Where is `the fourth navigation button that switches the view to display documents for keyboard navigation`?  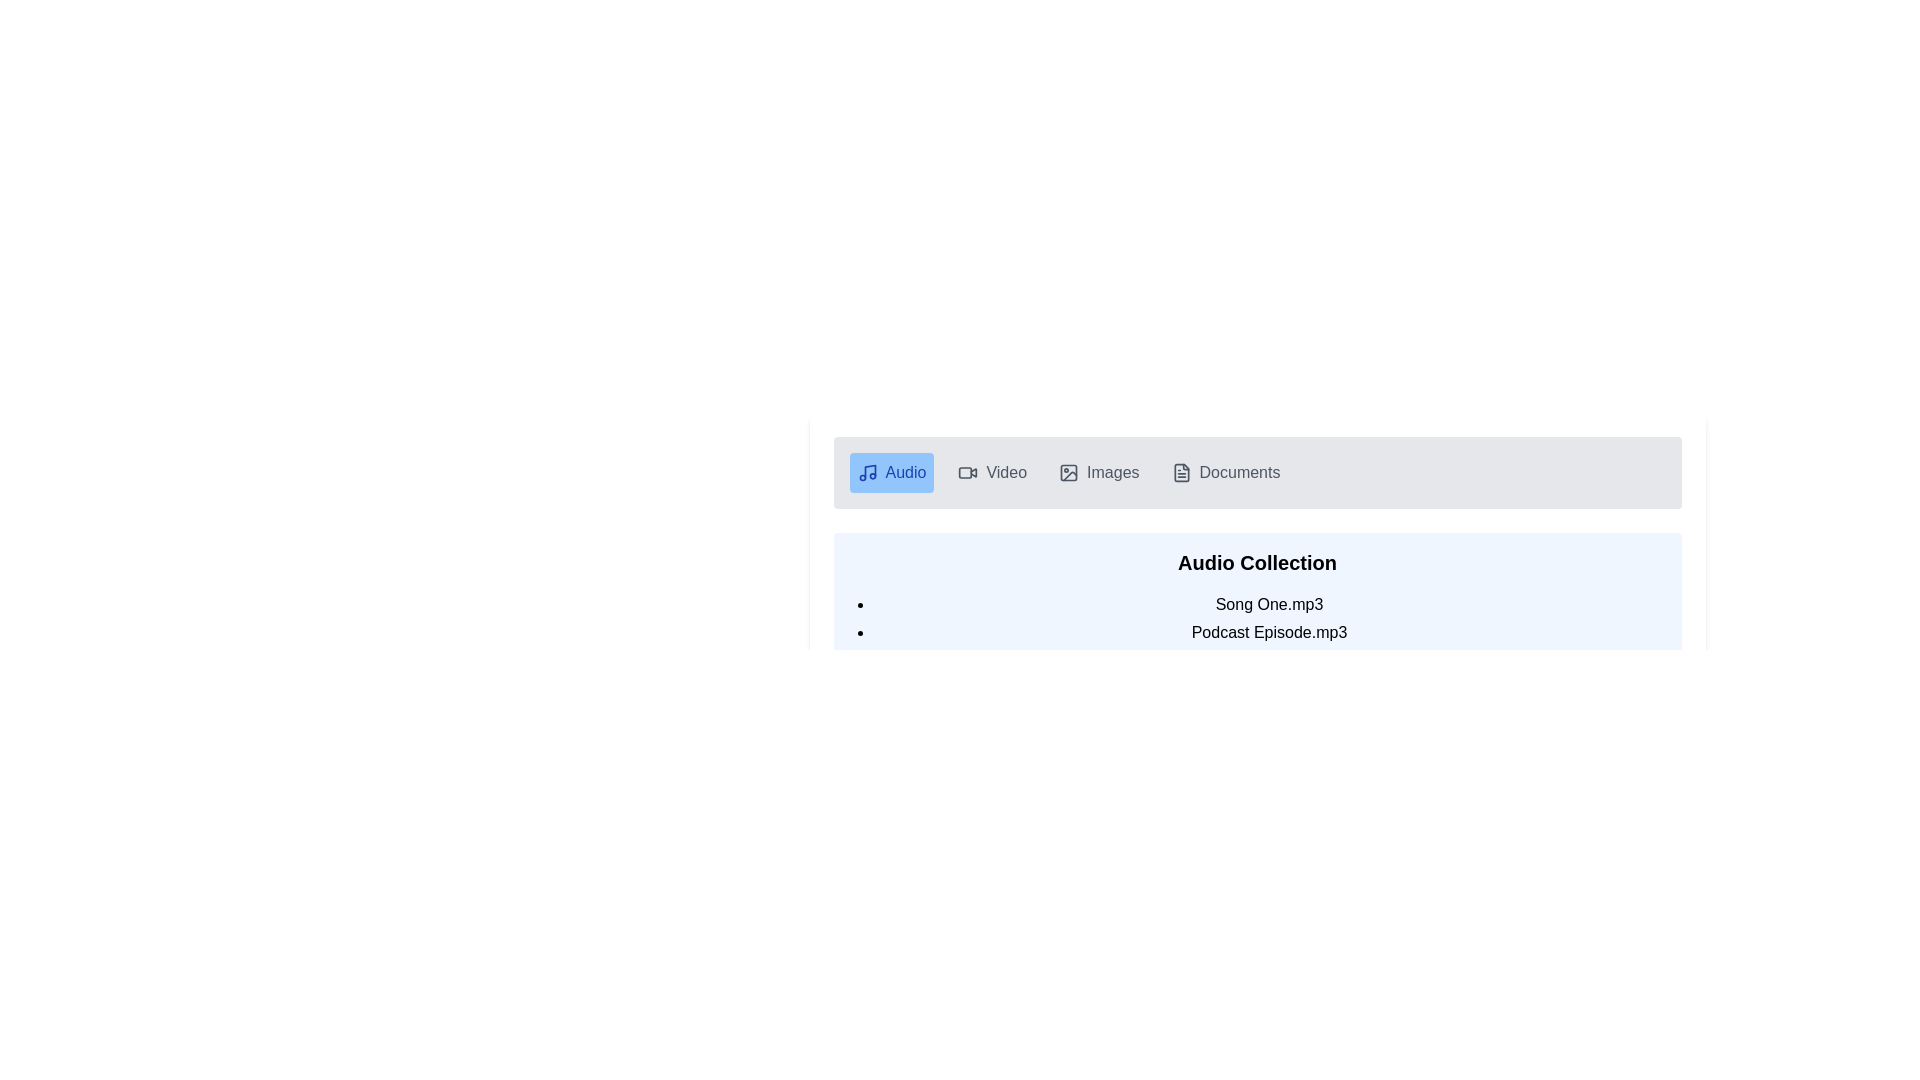 the fourth navigation button that switches the view to display documents for keyboard navigation is located at coordinates (1224, 473).